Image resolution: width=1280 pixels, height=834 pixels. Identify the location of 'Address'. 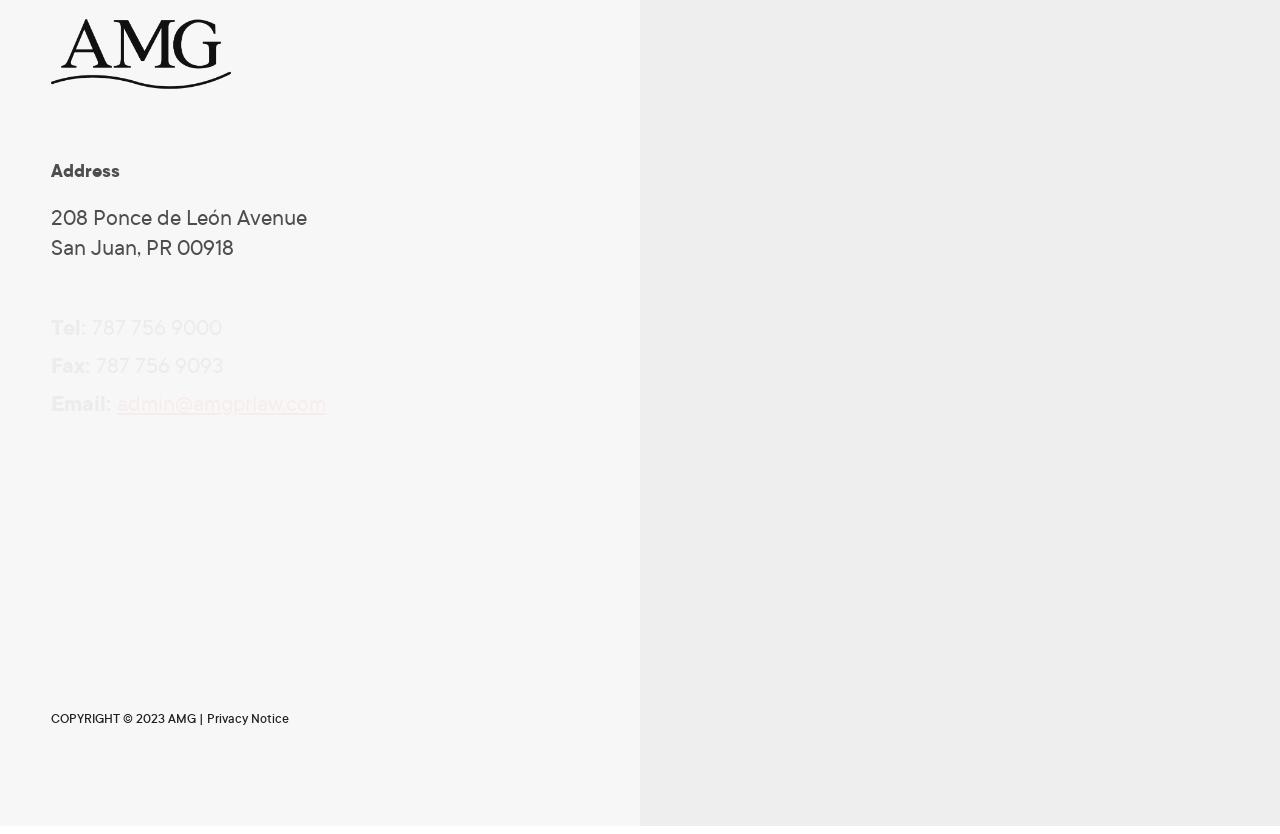
(84, 172).